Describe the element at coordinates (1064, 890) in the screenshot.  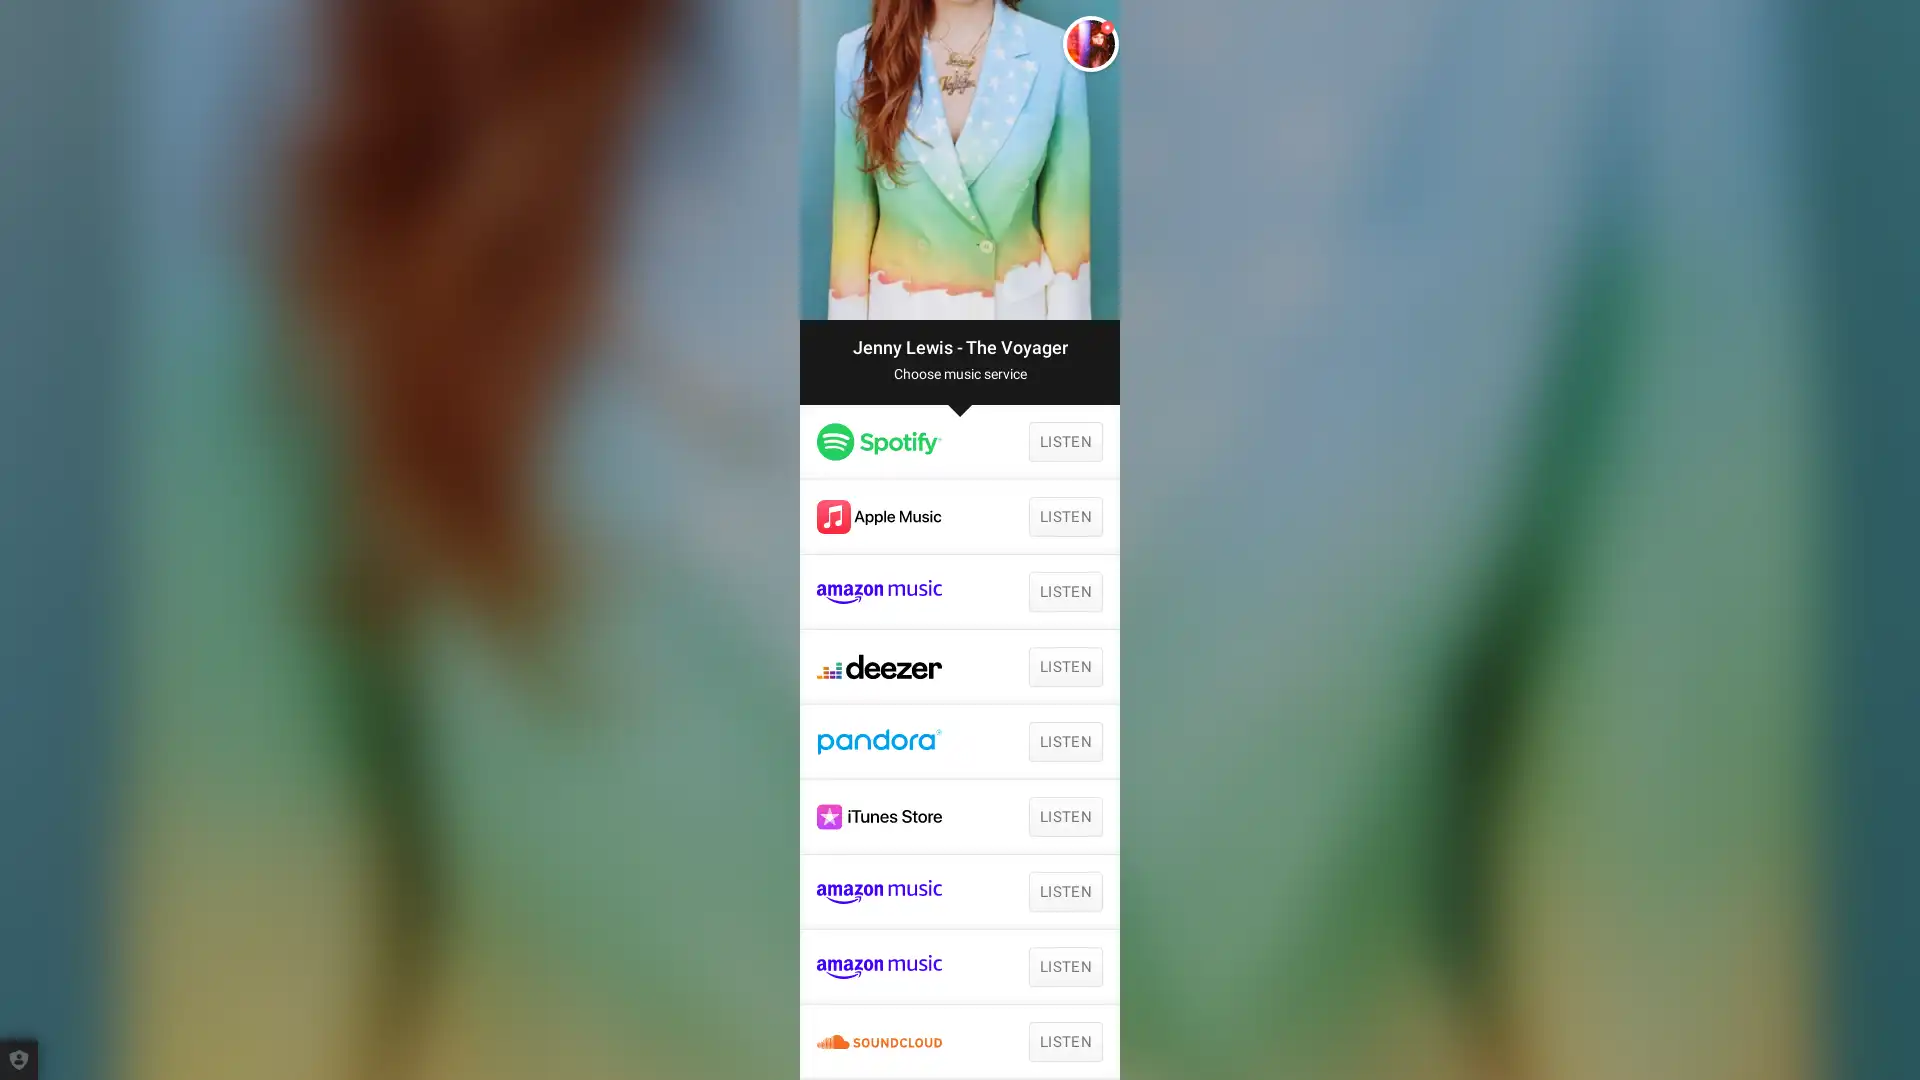
I see `LISTEN` at that location.